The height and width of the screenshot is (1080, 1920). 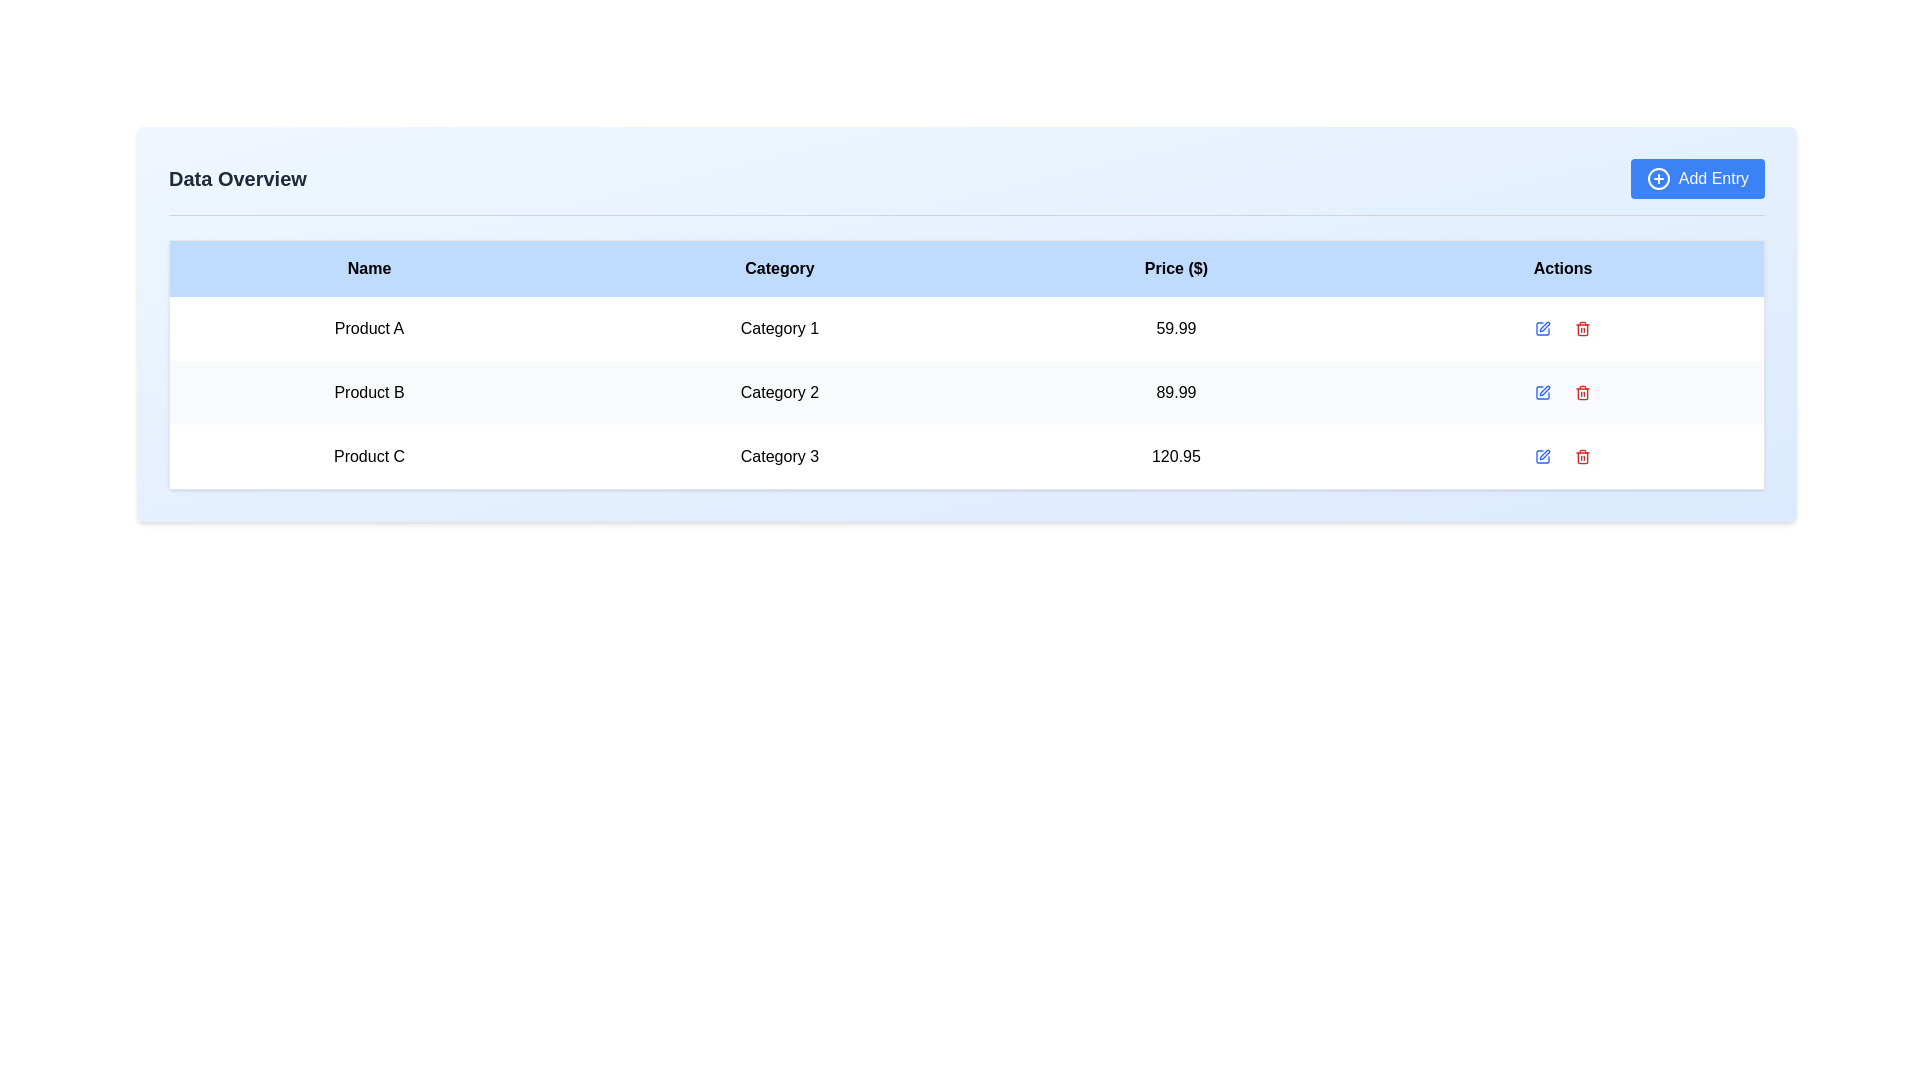 What do you see at coordinates (1541, 456) in the screenshot?
I see `the edit button located on the right side of the last row in the table under the 'Actions' column to initiate the edit action` at bounding box center [1541, 456].